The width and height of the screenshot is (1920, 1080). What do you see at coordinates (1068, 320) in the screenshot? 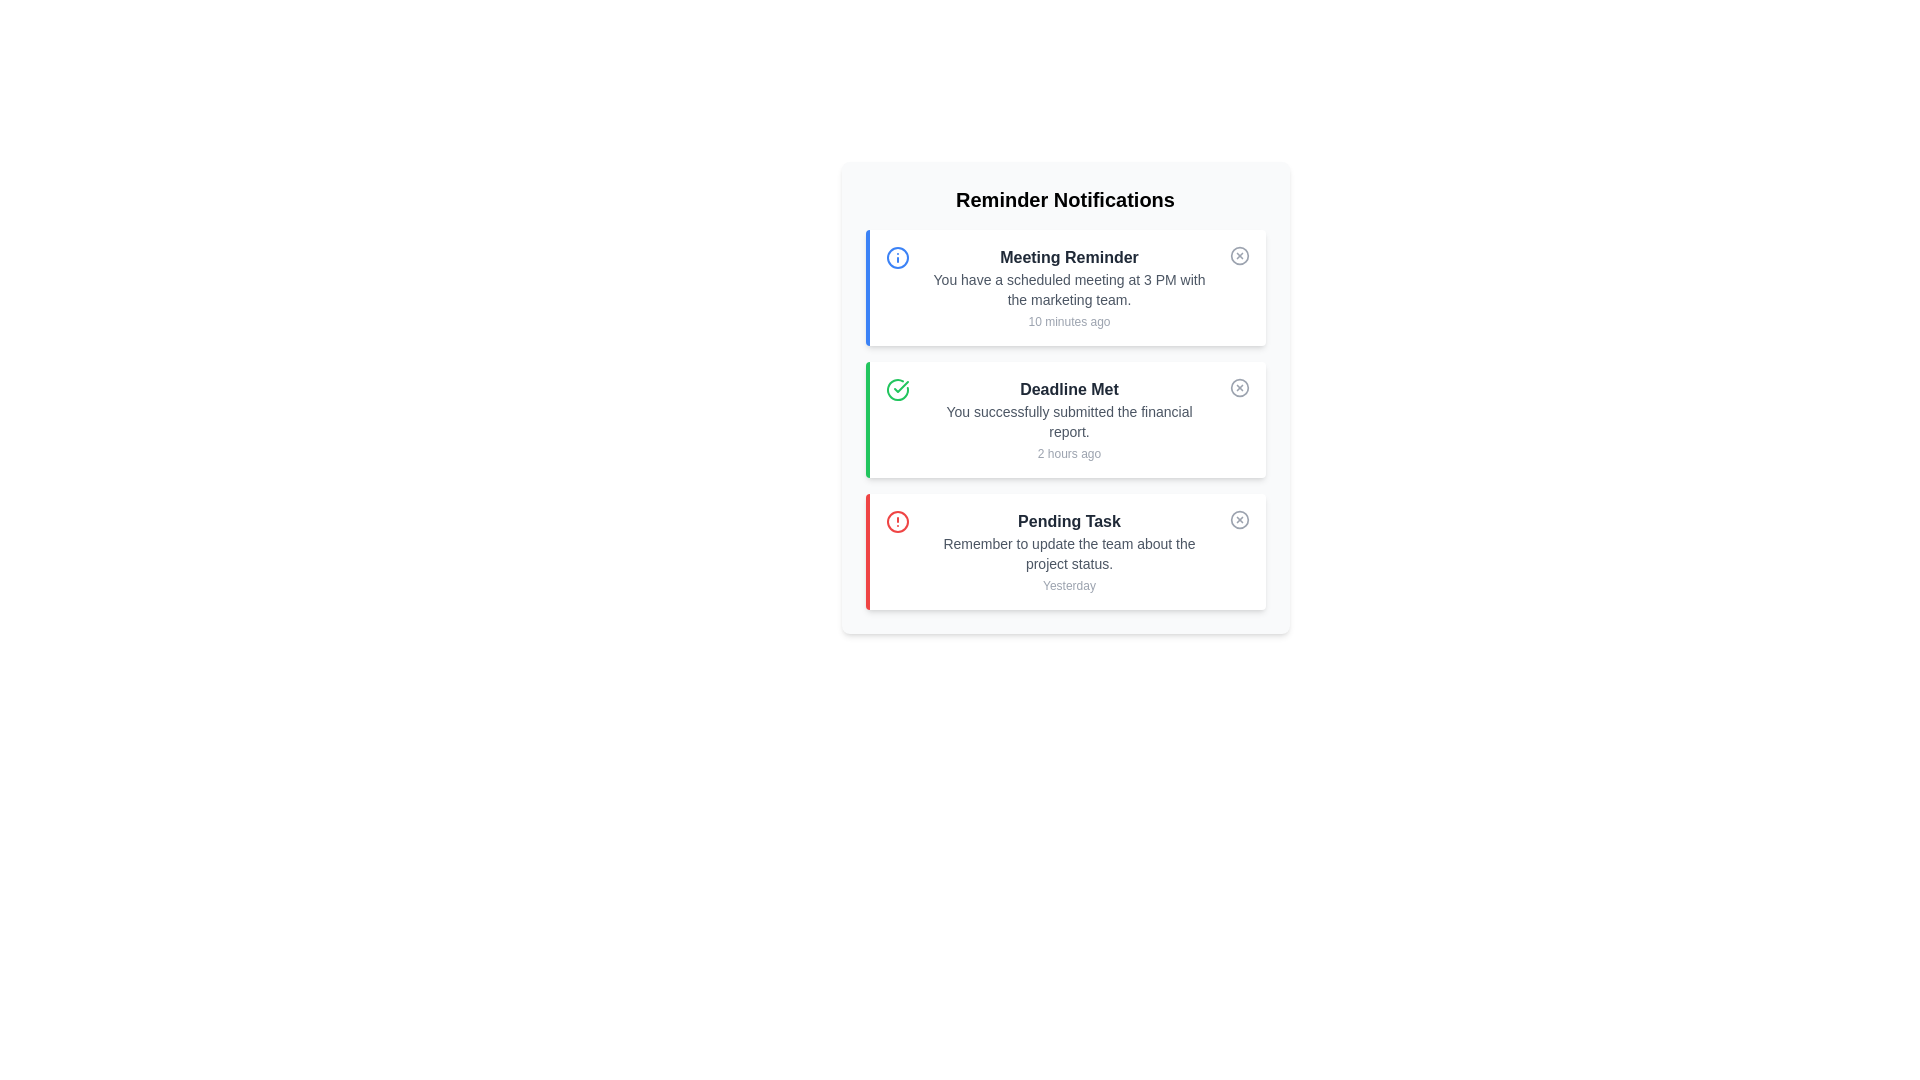
I see `the text label displaying '10 minutes ago' within the 'Meeting Reminder' notification card` at bounding box center [1068, 320].